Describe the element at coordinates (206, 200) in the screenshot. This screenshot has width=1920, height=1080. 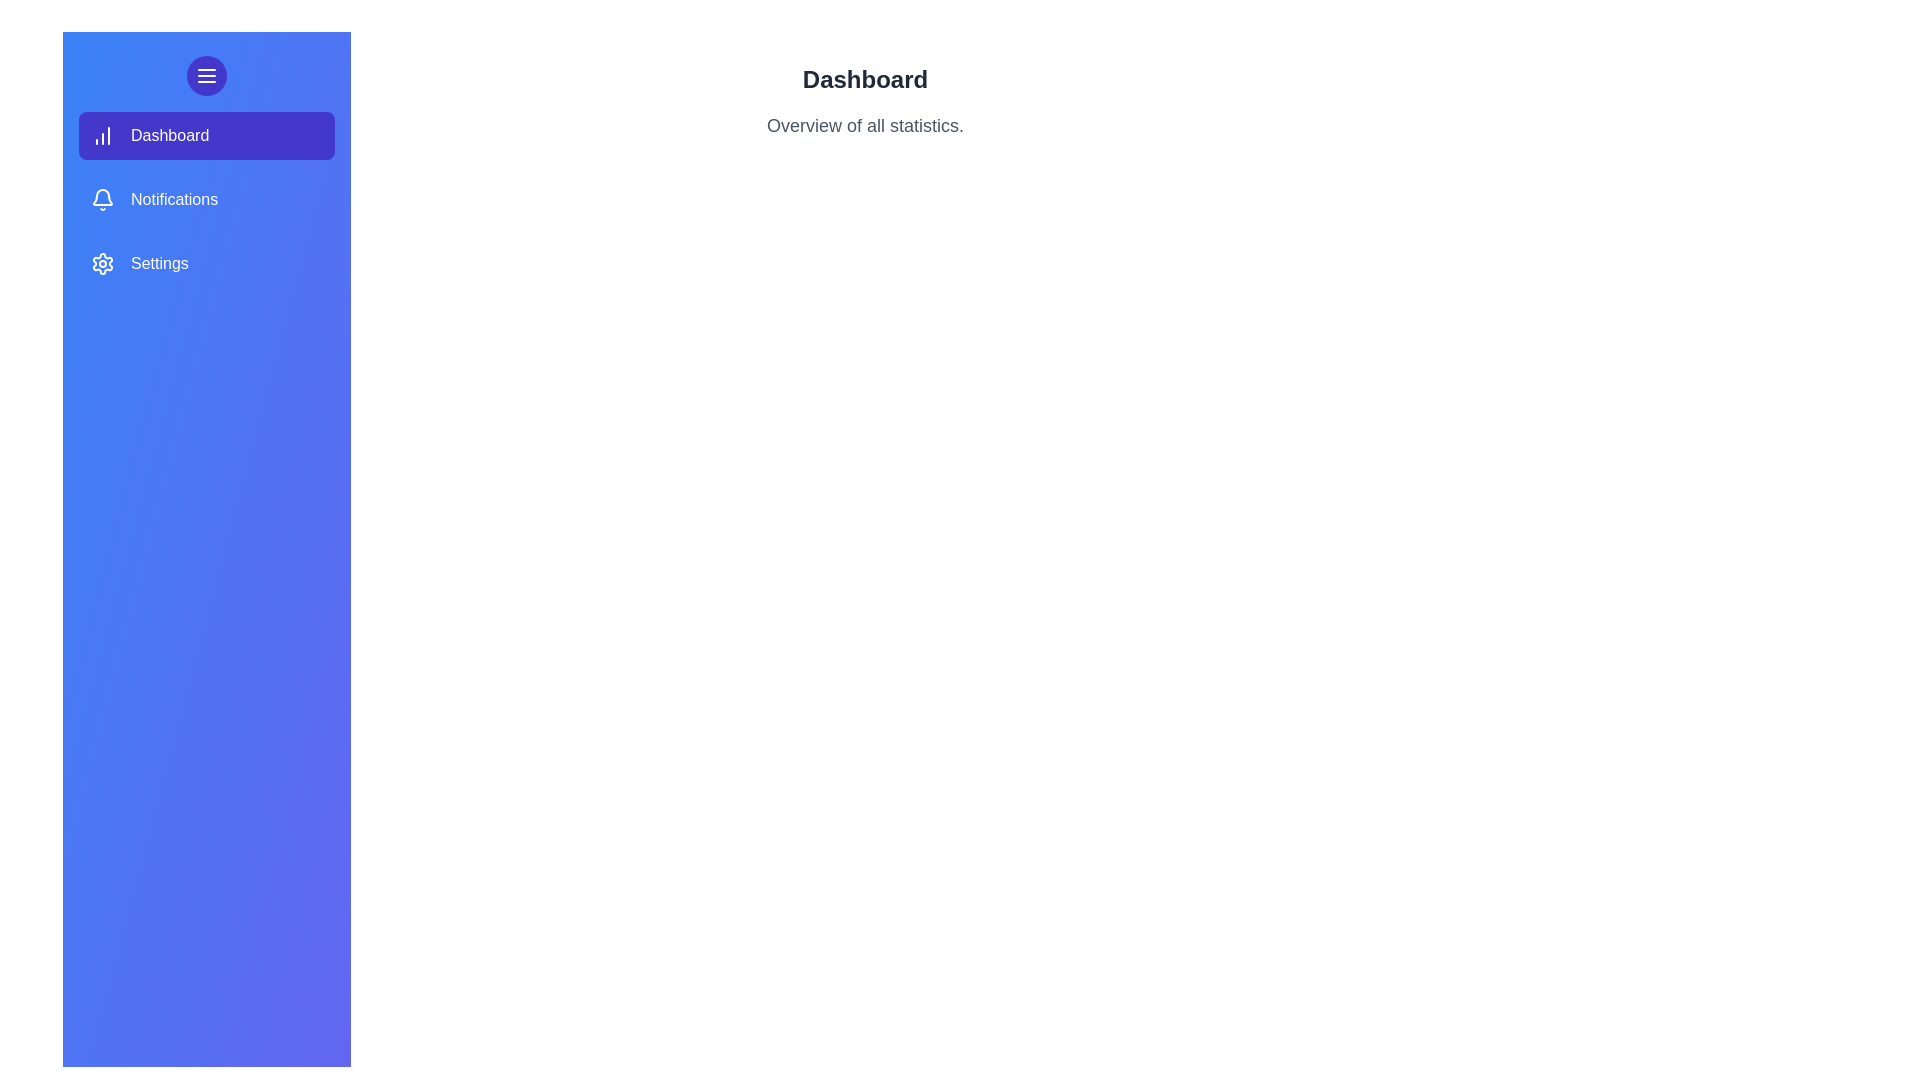
I see `the tab Notifications from the side menu` at that location.